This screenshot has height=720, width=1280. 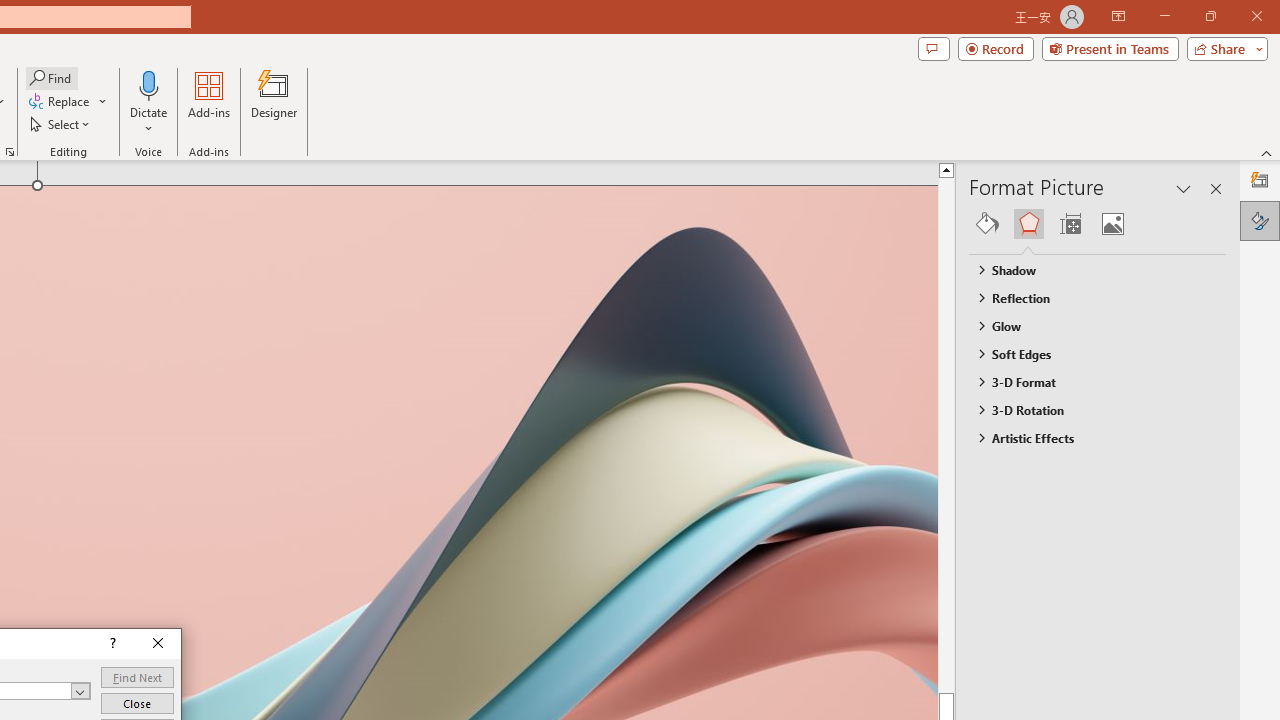 I want to click on 'Find...', so click(x=51, y=77).